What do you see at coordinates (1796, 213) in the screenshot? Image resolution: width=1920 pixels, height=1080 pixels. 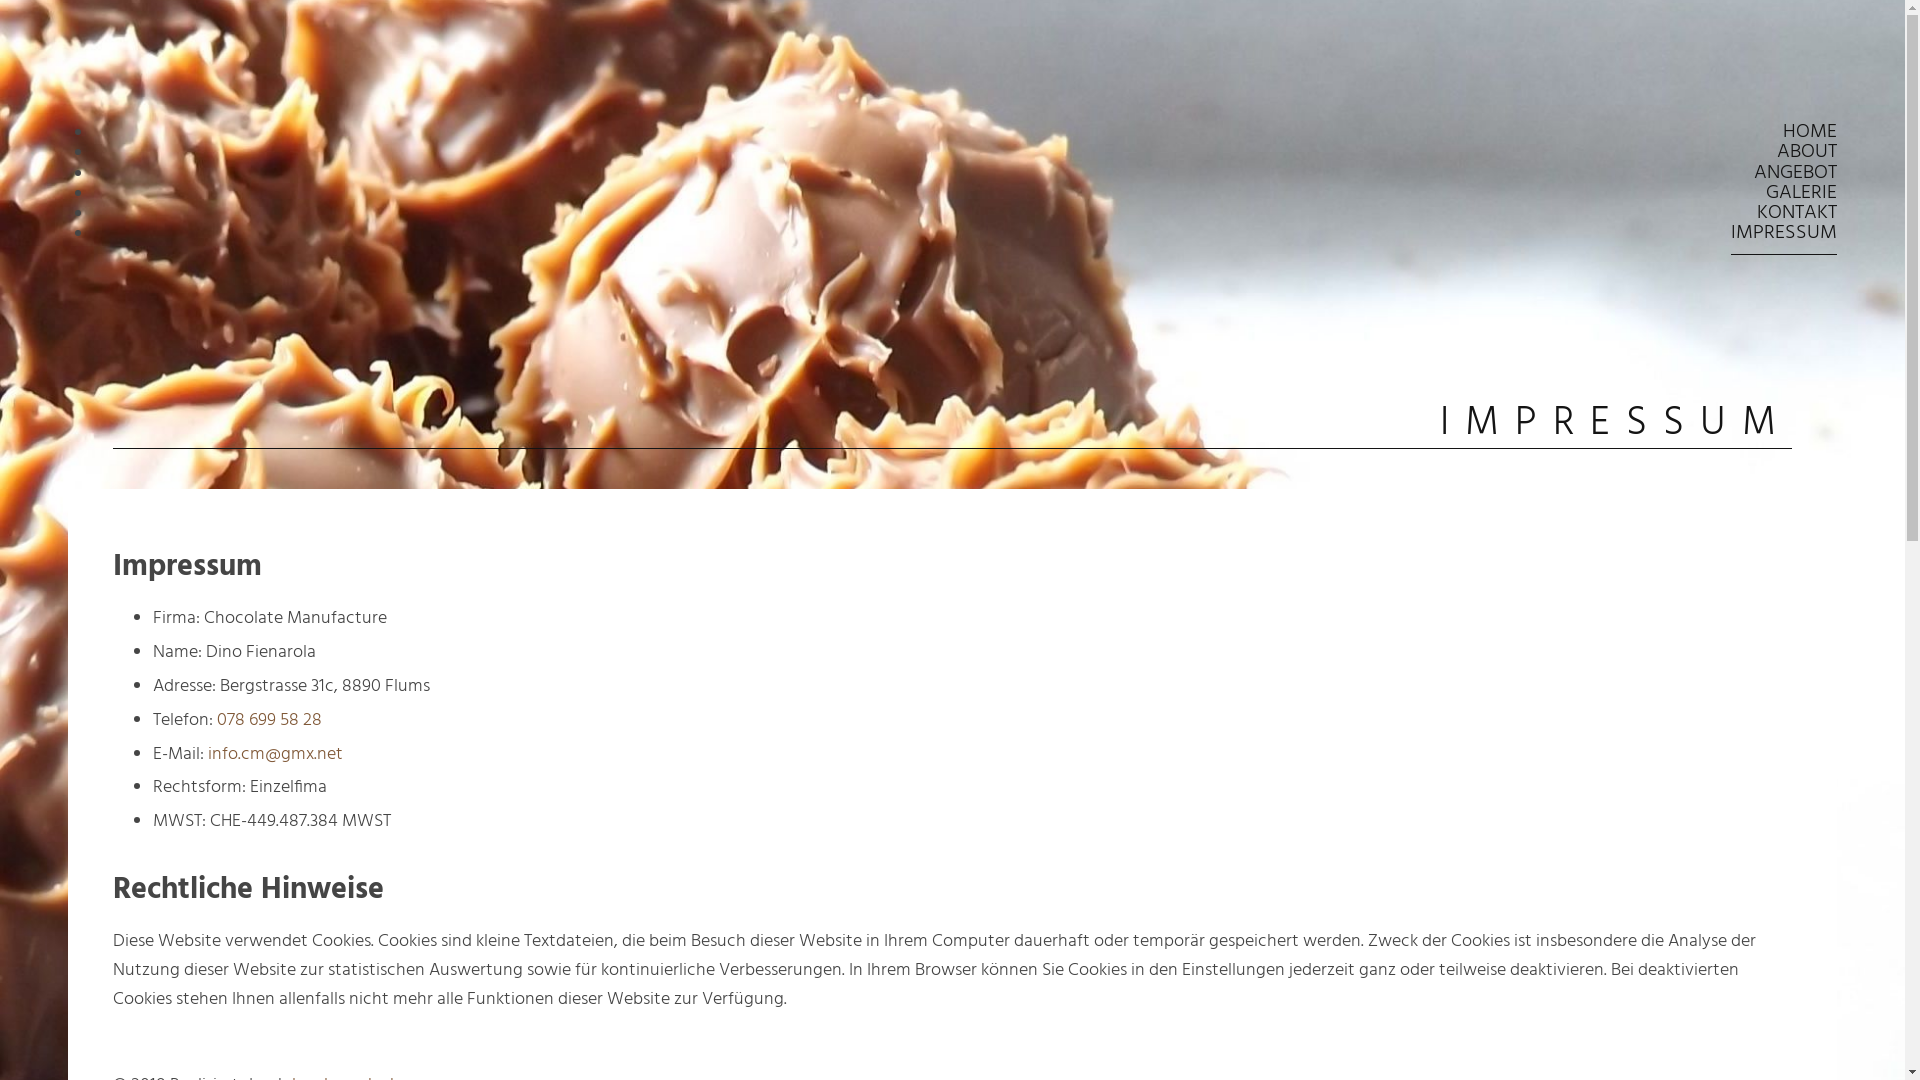 I see `'KONTAKT'` at bounding box center [1796, 213].